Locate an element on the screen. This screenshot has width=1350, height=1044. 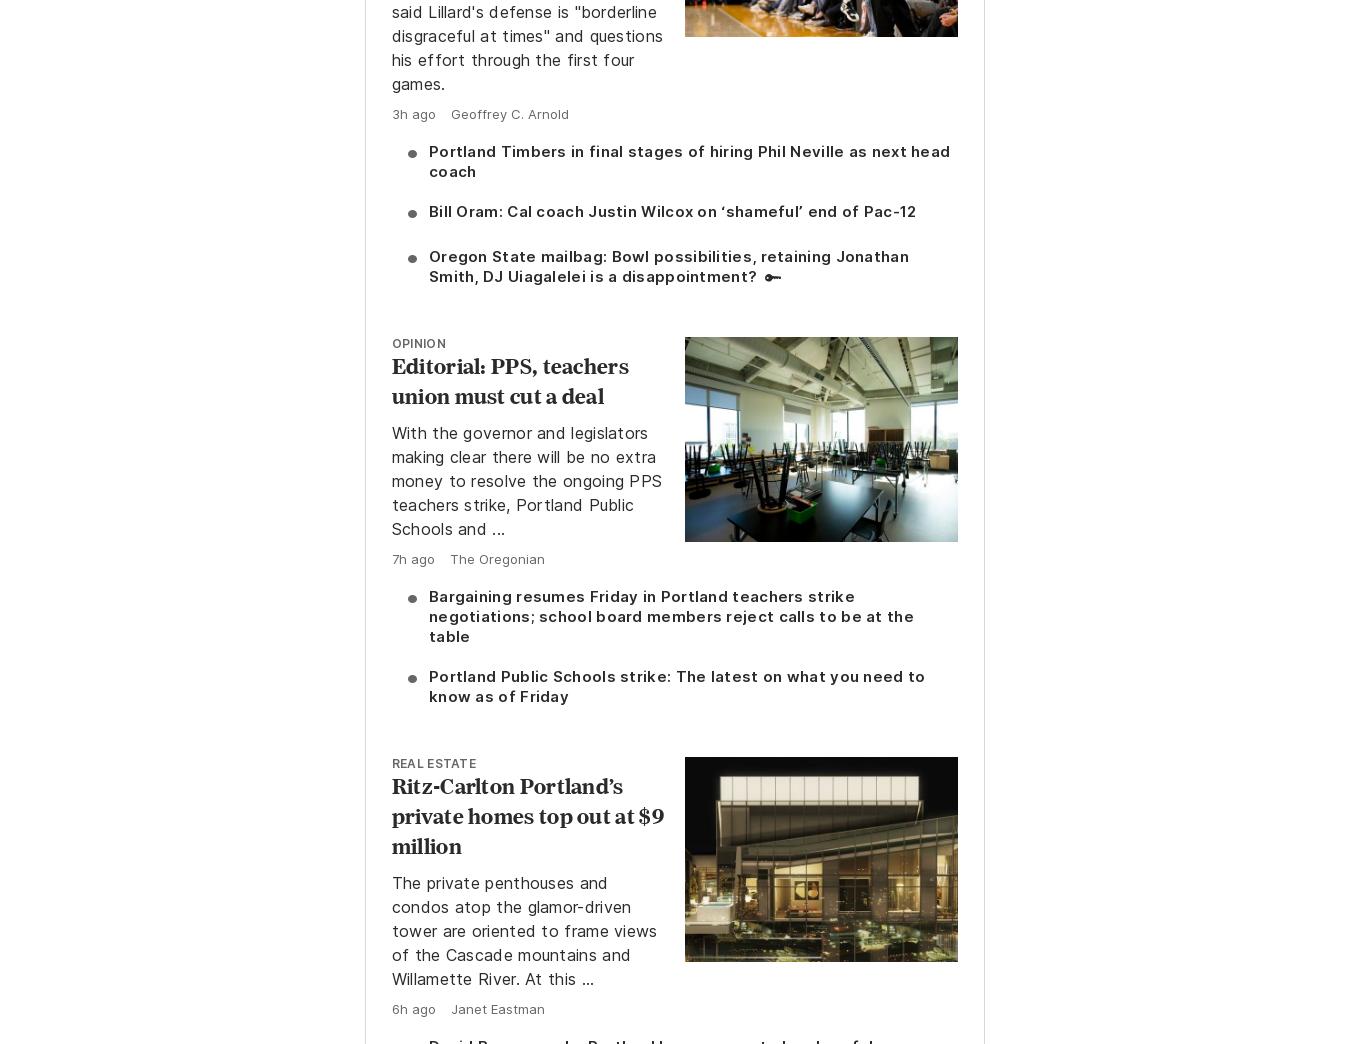
'Oregon State mailbag: Bowl possibilities, retaining Jonathan Smith, DJ Uiagalelei is a disappointment?' is located at coordinates (667, 264).